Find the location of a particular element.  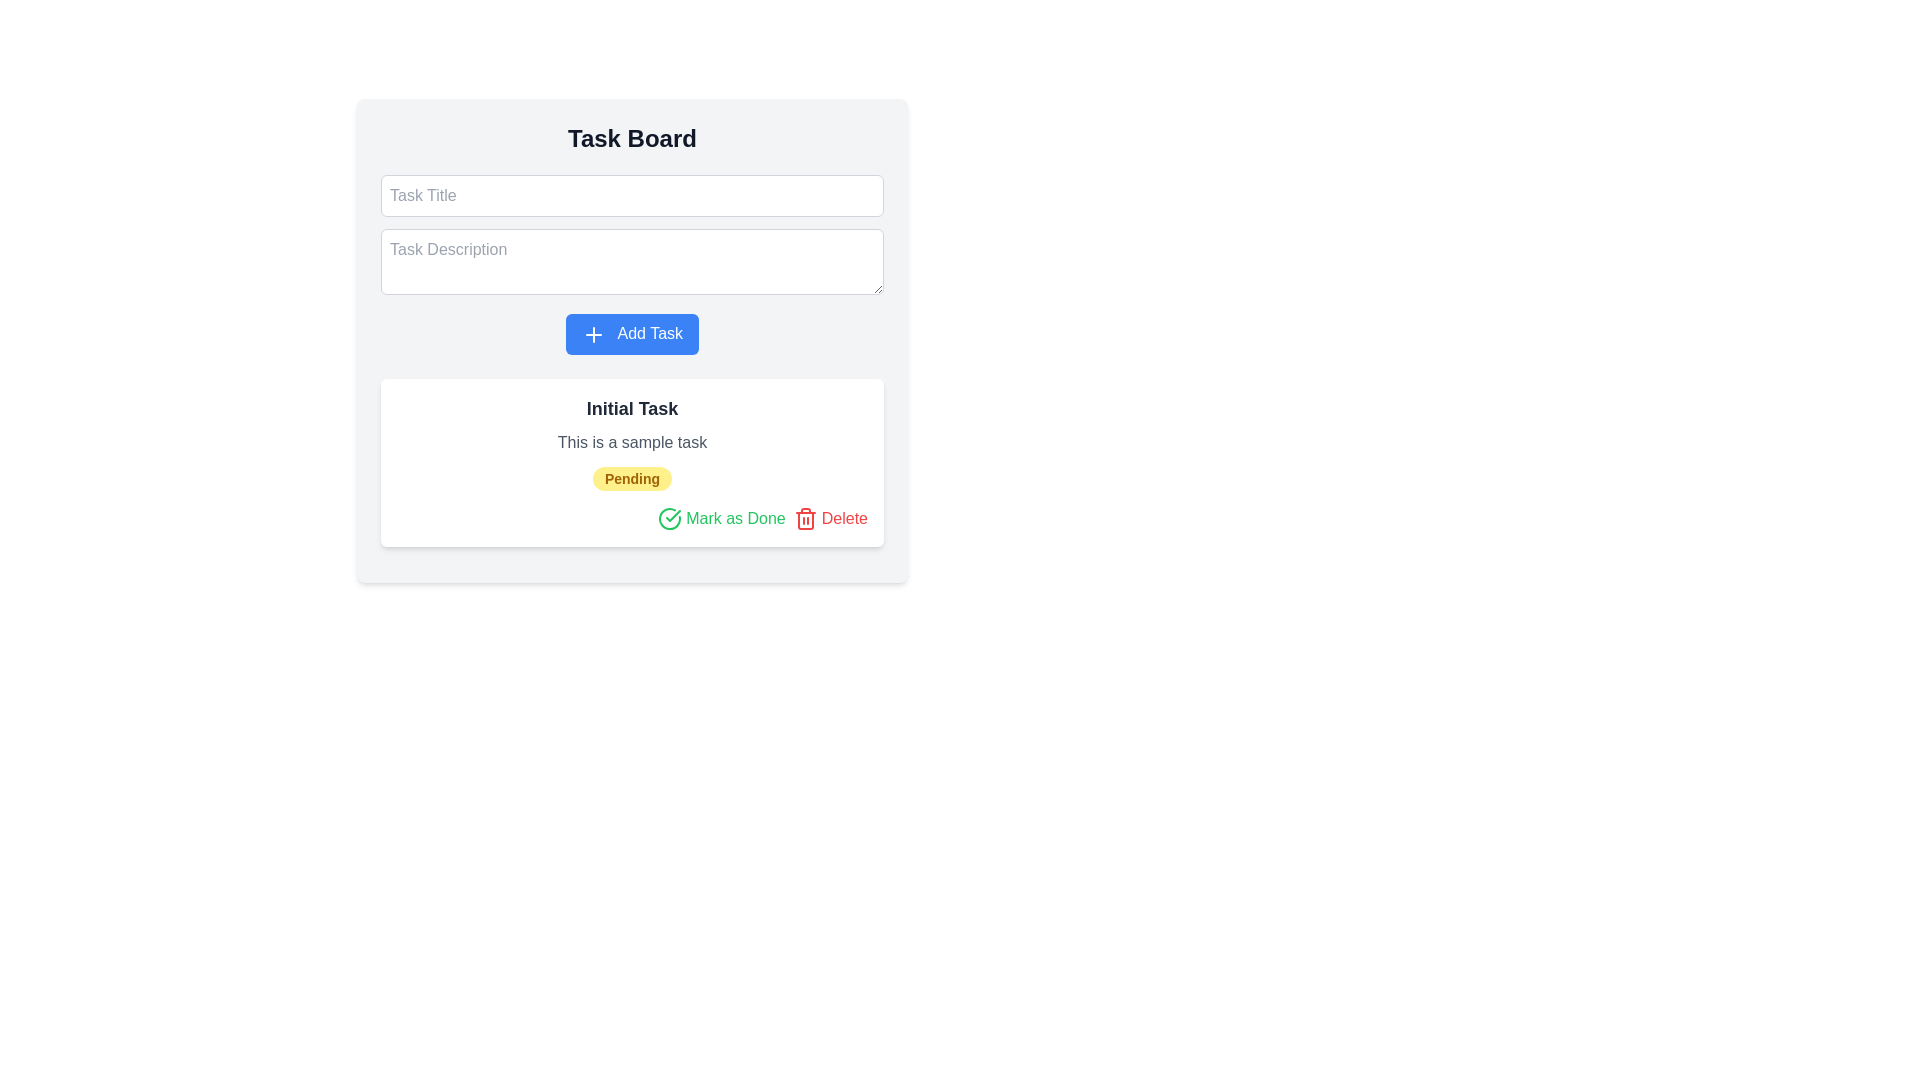

the 'Delete' button located to the far right in the task controls panel for 'Initial Task' beneath the 'Pending' status badge to observe the hover effect is located at coordinates (830, 517).